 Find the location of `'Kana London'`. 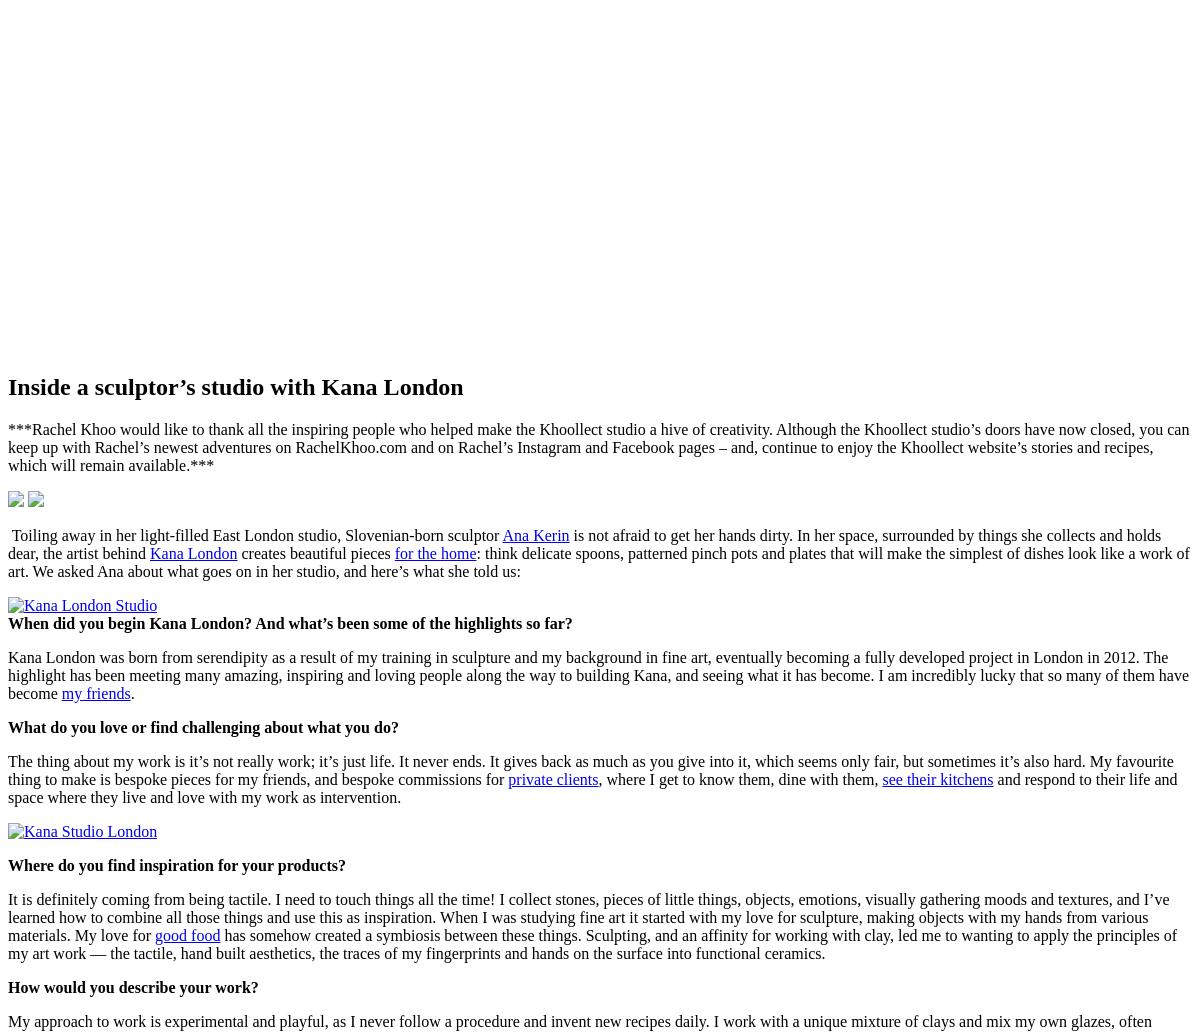

'Kana London' is located at coordinates (191, 551).